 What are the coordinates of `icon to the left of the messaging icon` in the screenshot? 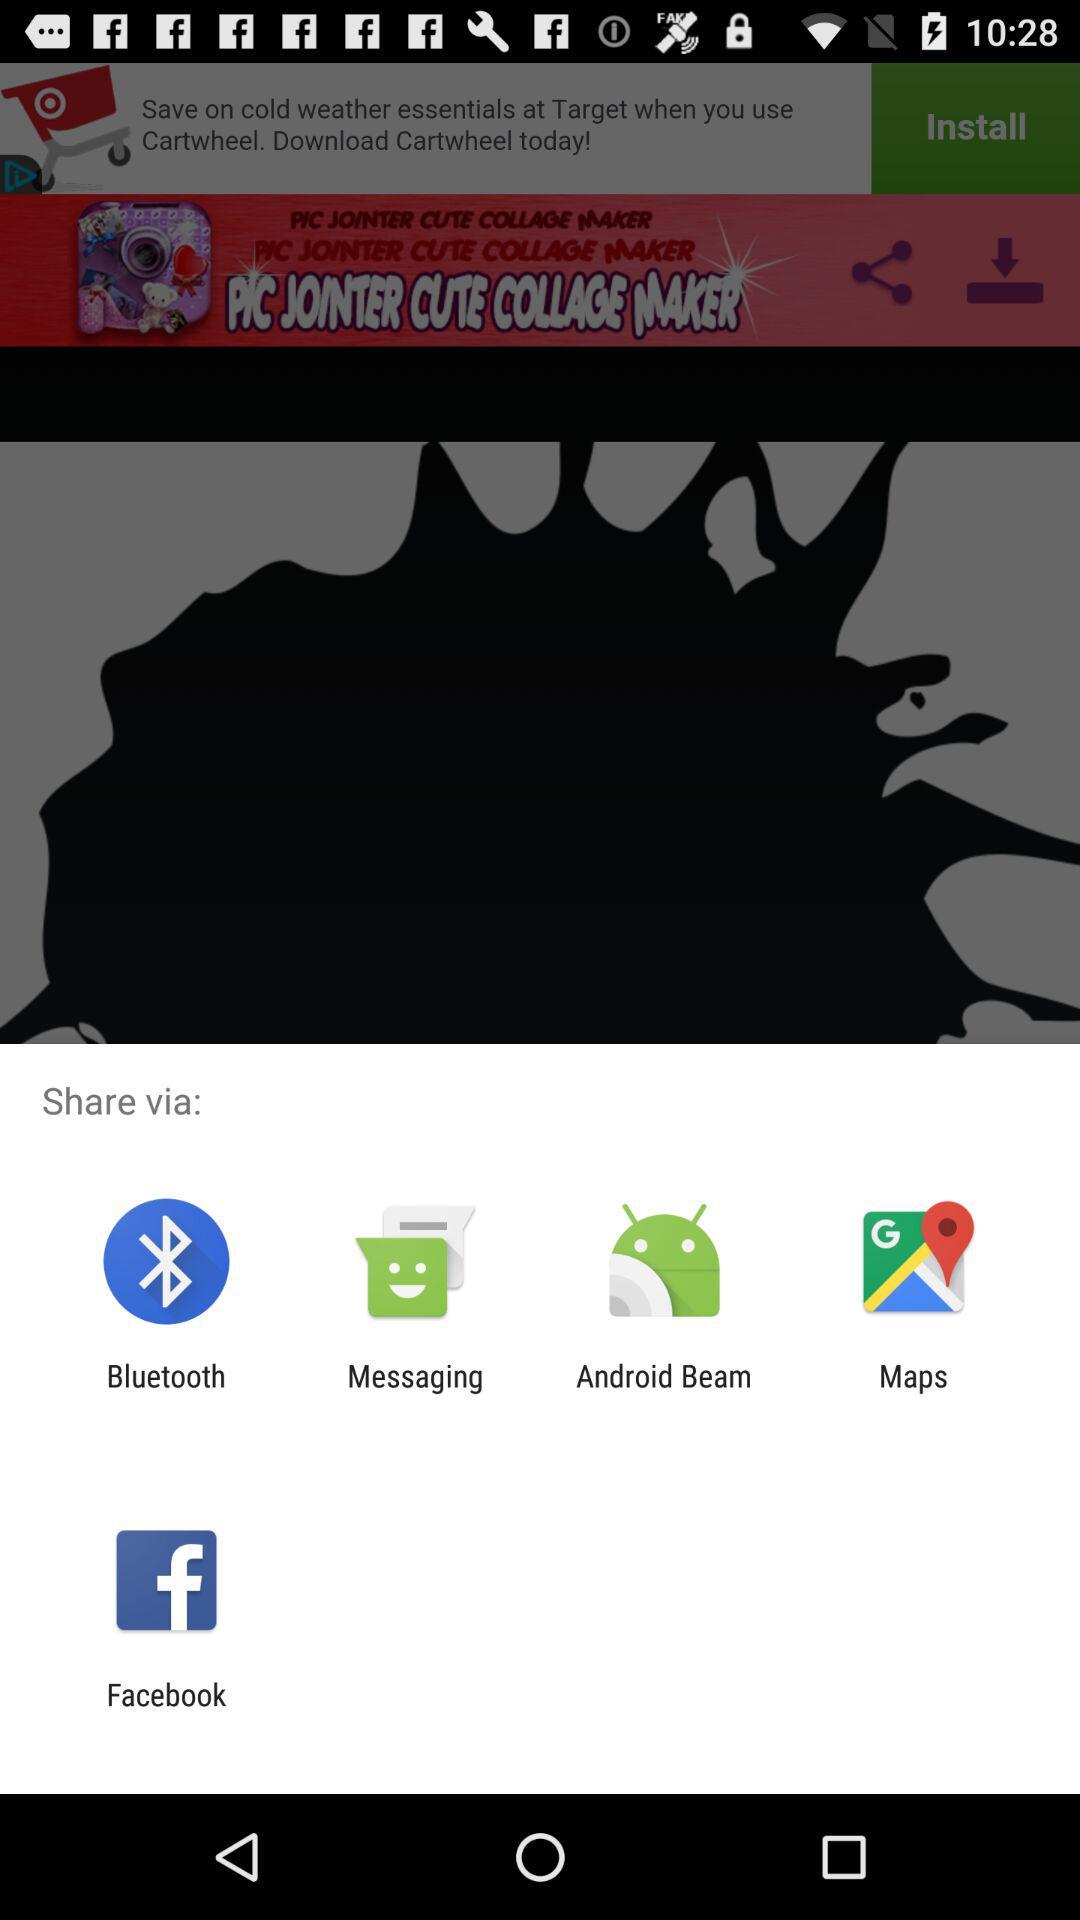 It's located at (165, 1392).